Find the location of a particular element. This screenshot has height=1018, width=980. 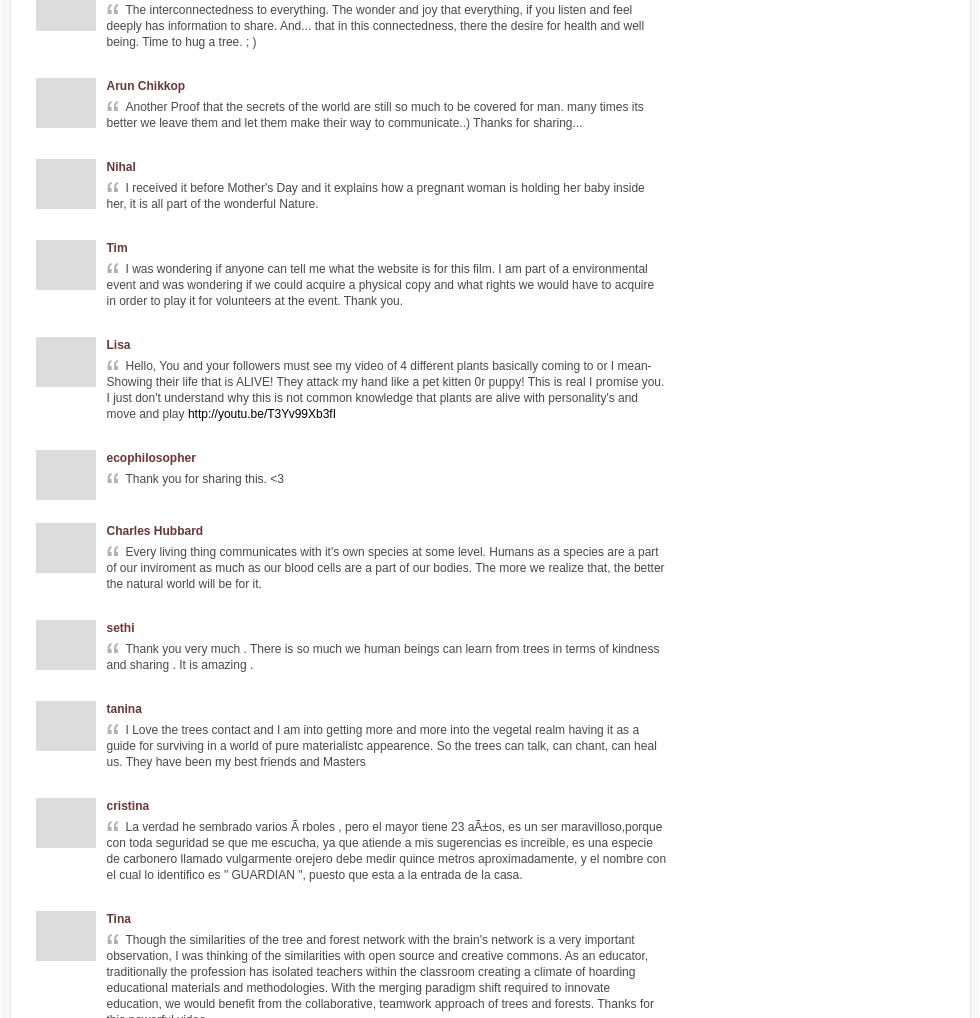

'Thank you very much . There is so much we human beings can learn from trees in terms of kindness and sharing . It is amazing .' is located at coordinates (382, 656).